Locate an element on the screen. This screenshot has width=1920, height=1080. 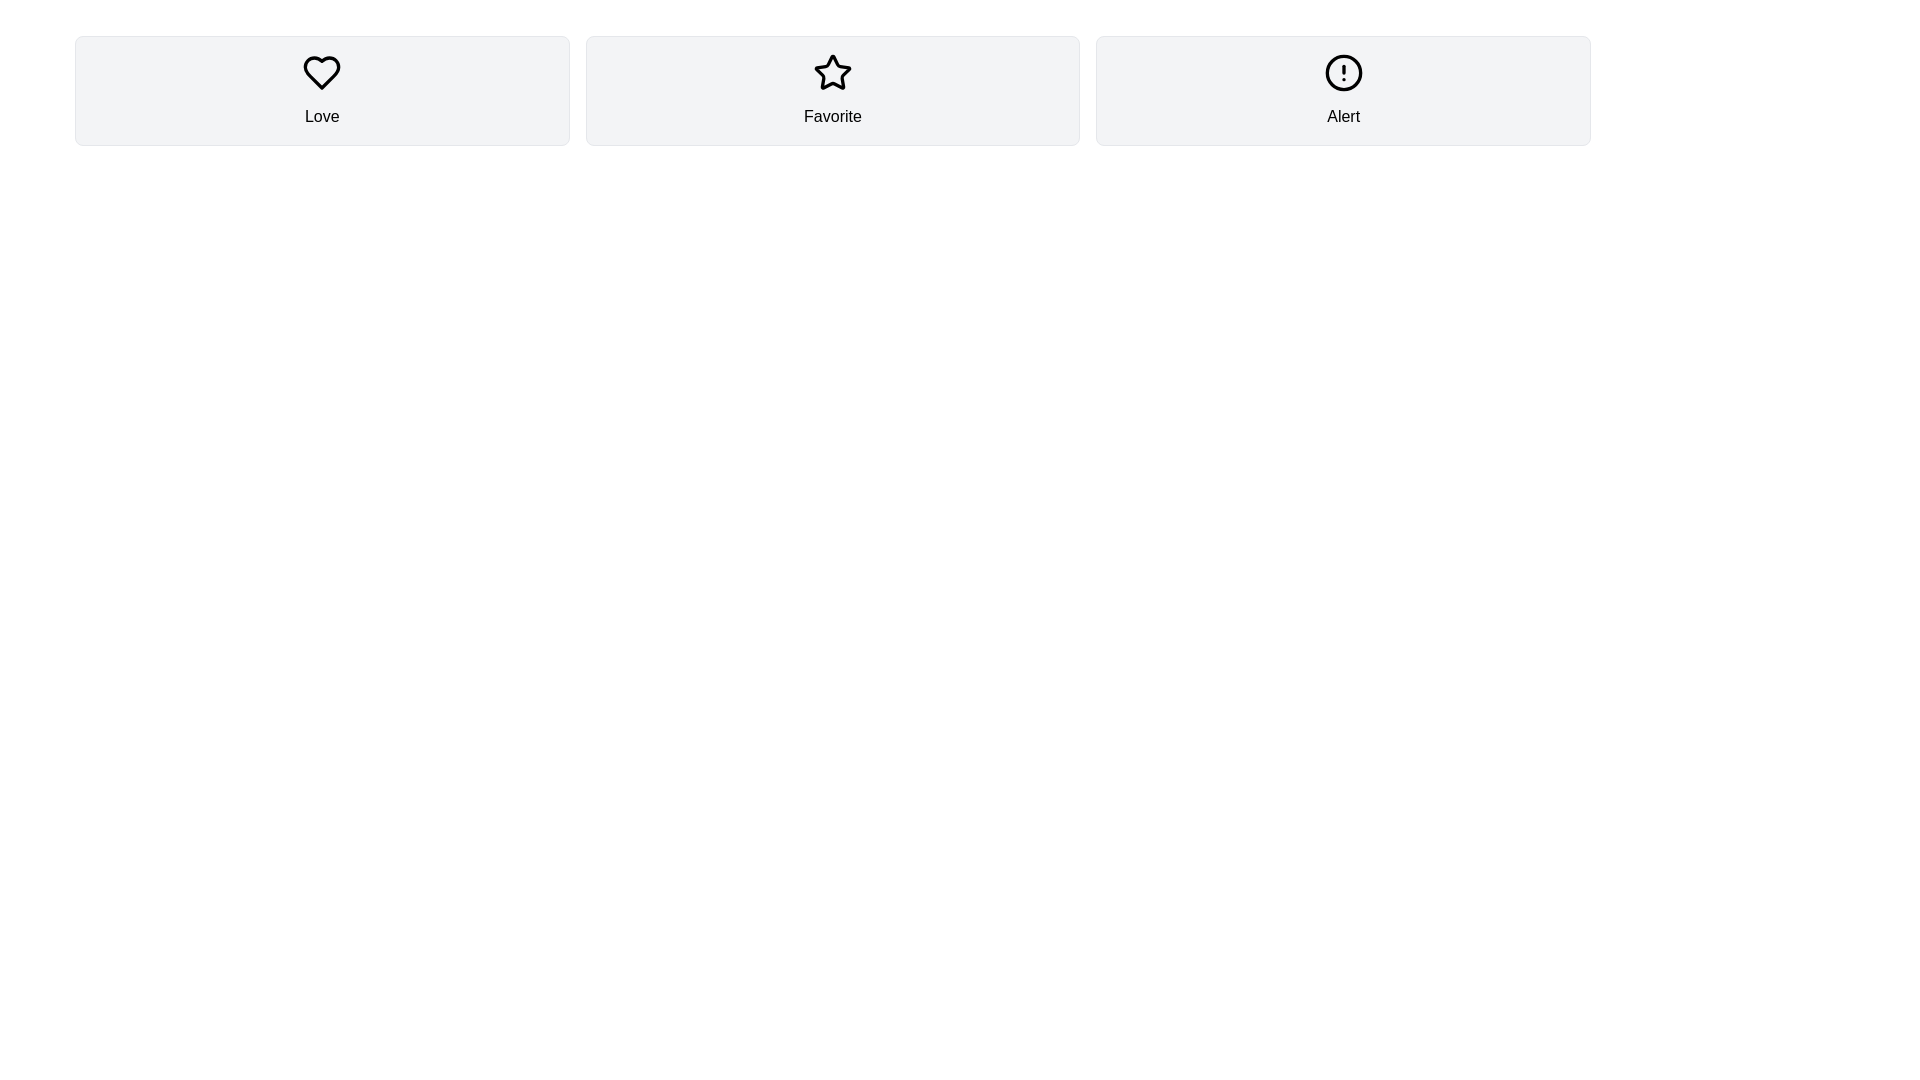
the circular shape element with a black border and white interior, which is centrally positioned within a larger alert icon is located at coordinates (1343, 72).